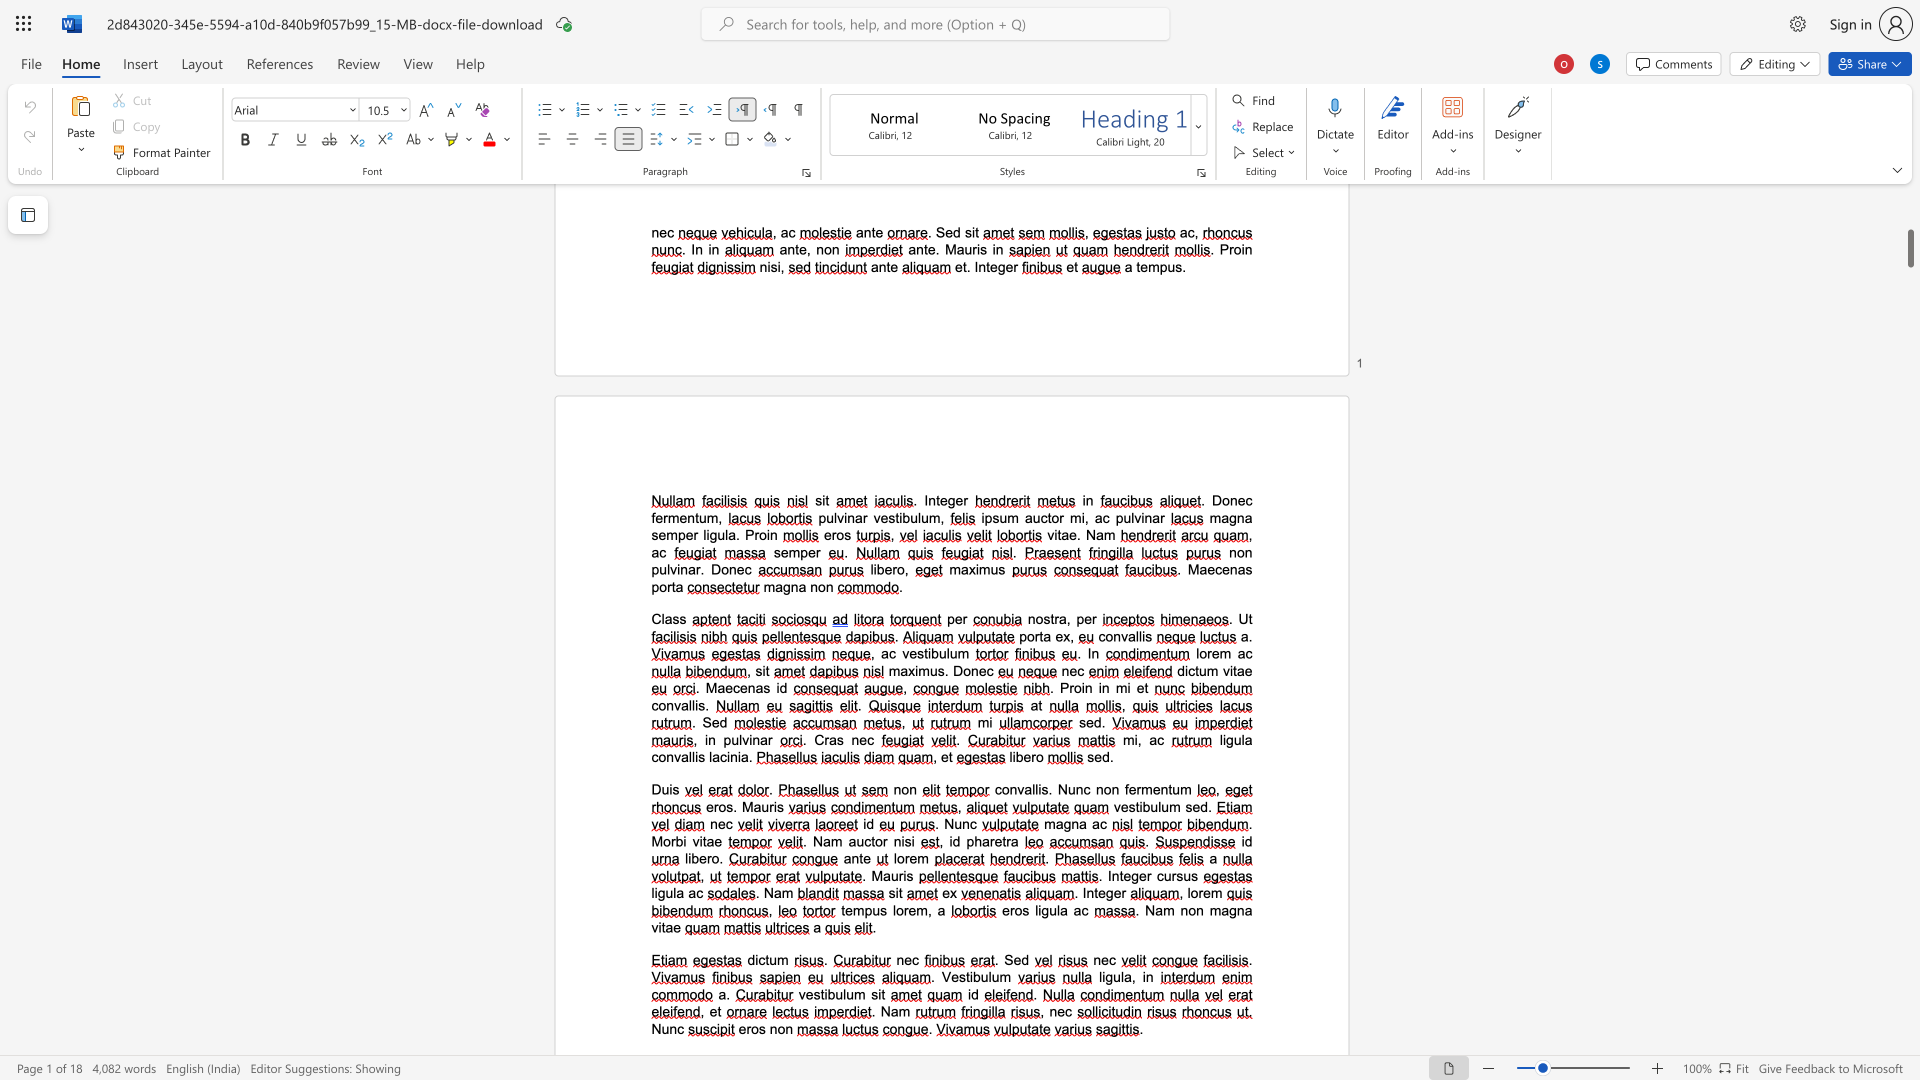  What do you see at coordinates (687, 757) in the screenshot?
I see `the space between the continuous character "a" and "l" in the text` at bounding box center [687, 757].